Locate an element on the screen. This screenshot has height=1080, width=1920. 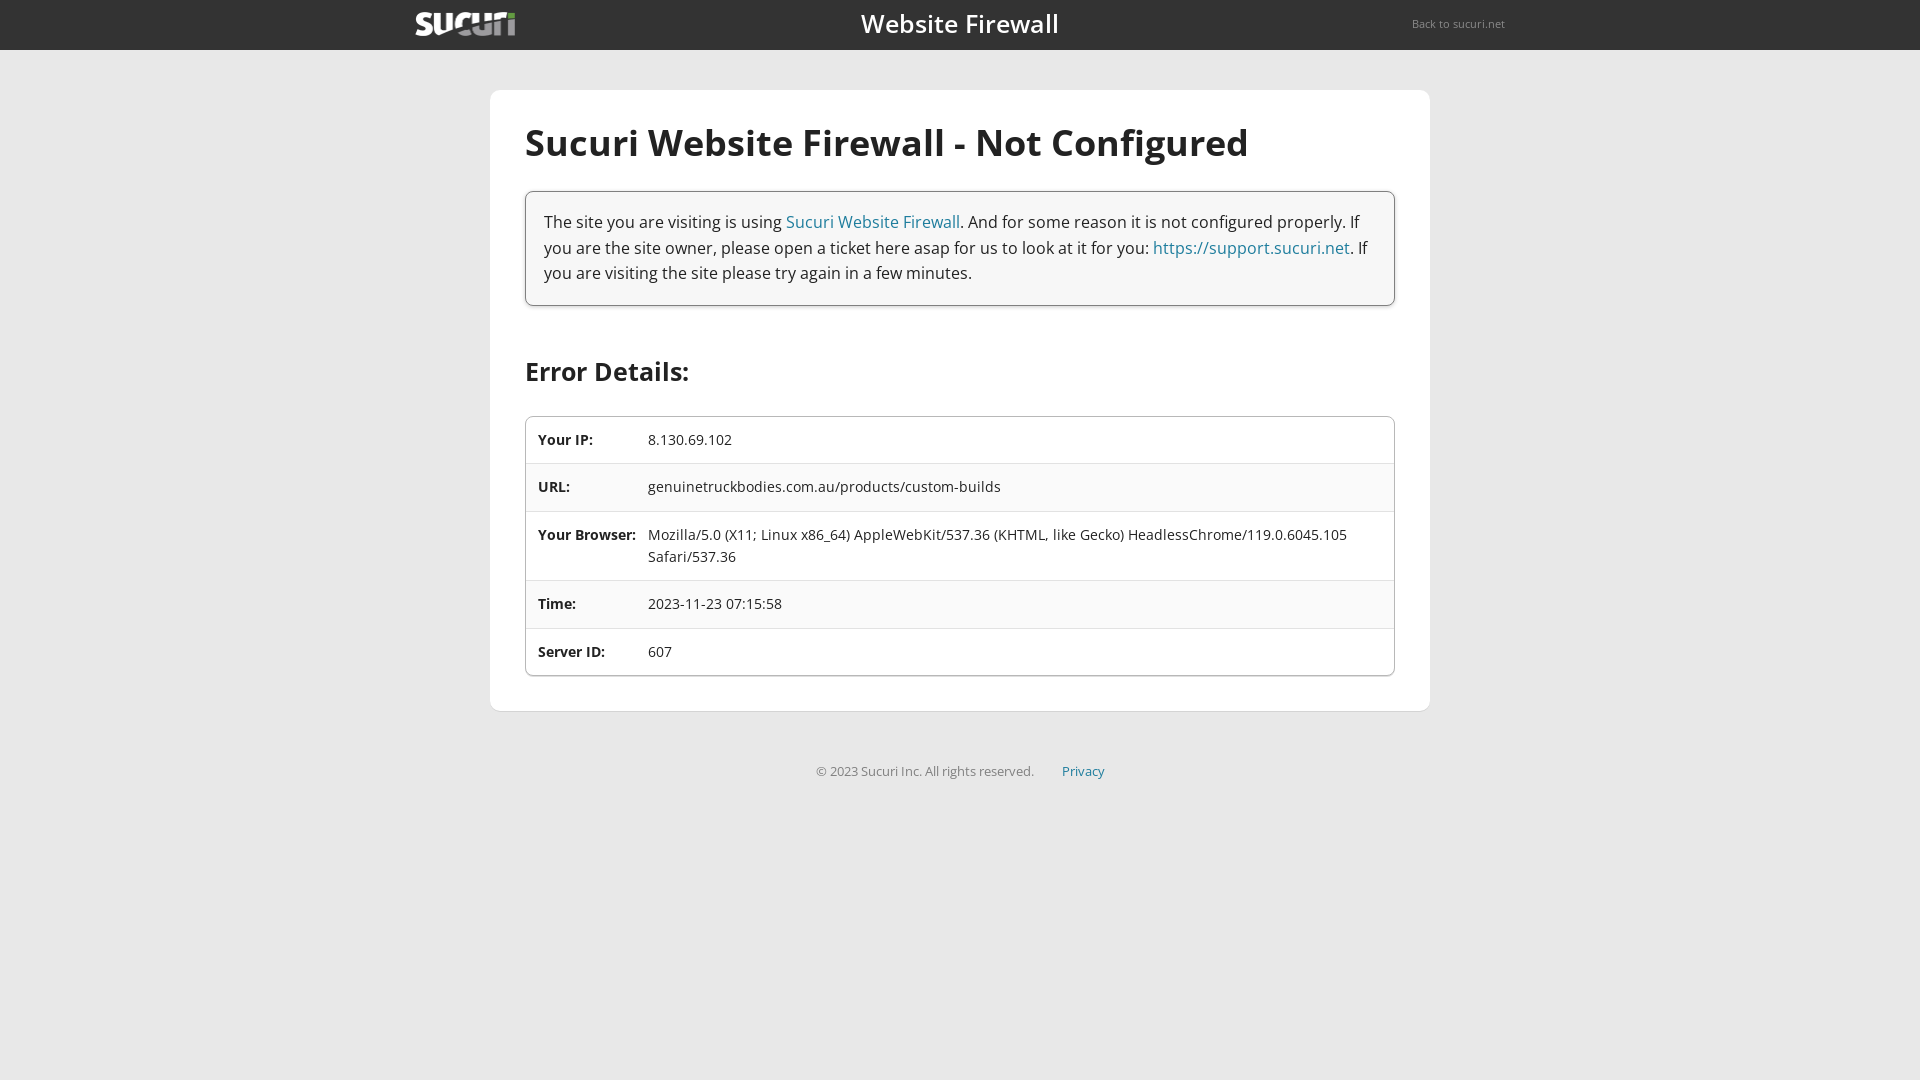
'Sucuri Website Firewall' is located at coordinates (873, 222).